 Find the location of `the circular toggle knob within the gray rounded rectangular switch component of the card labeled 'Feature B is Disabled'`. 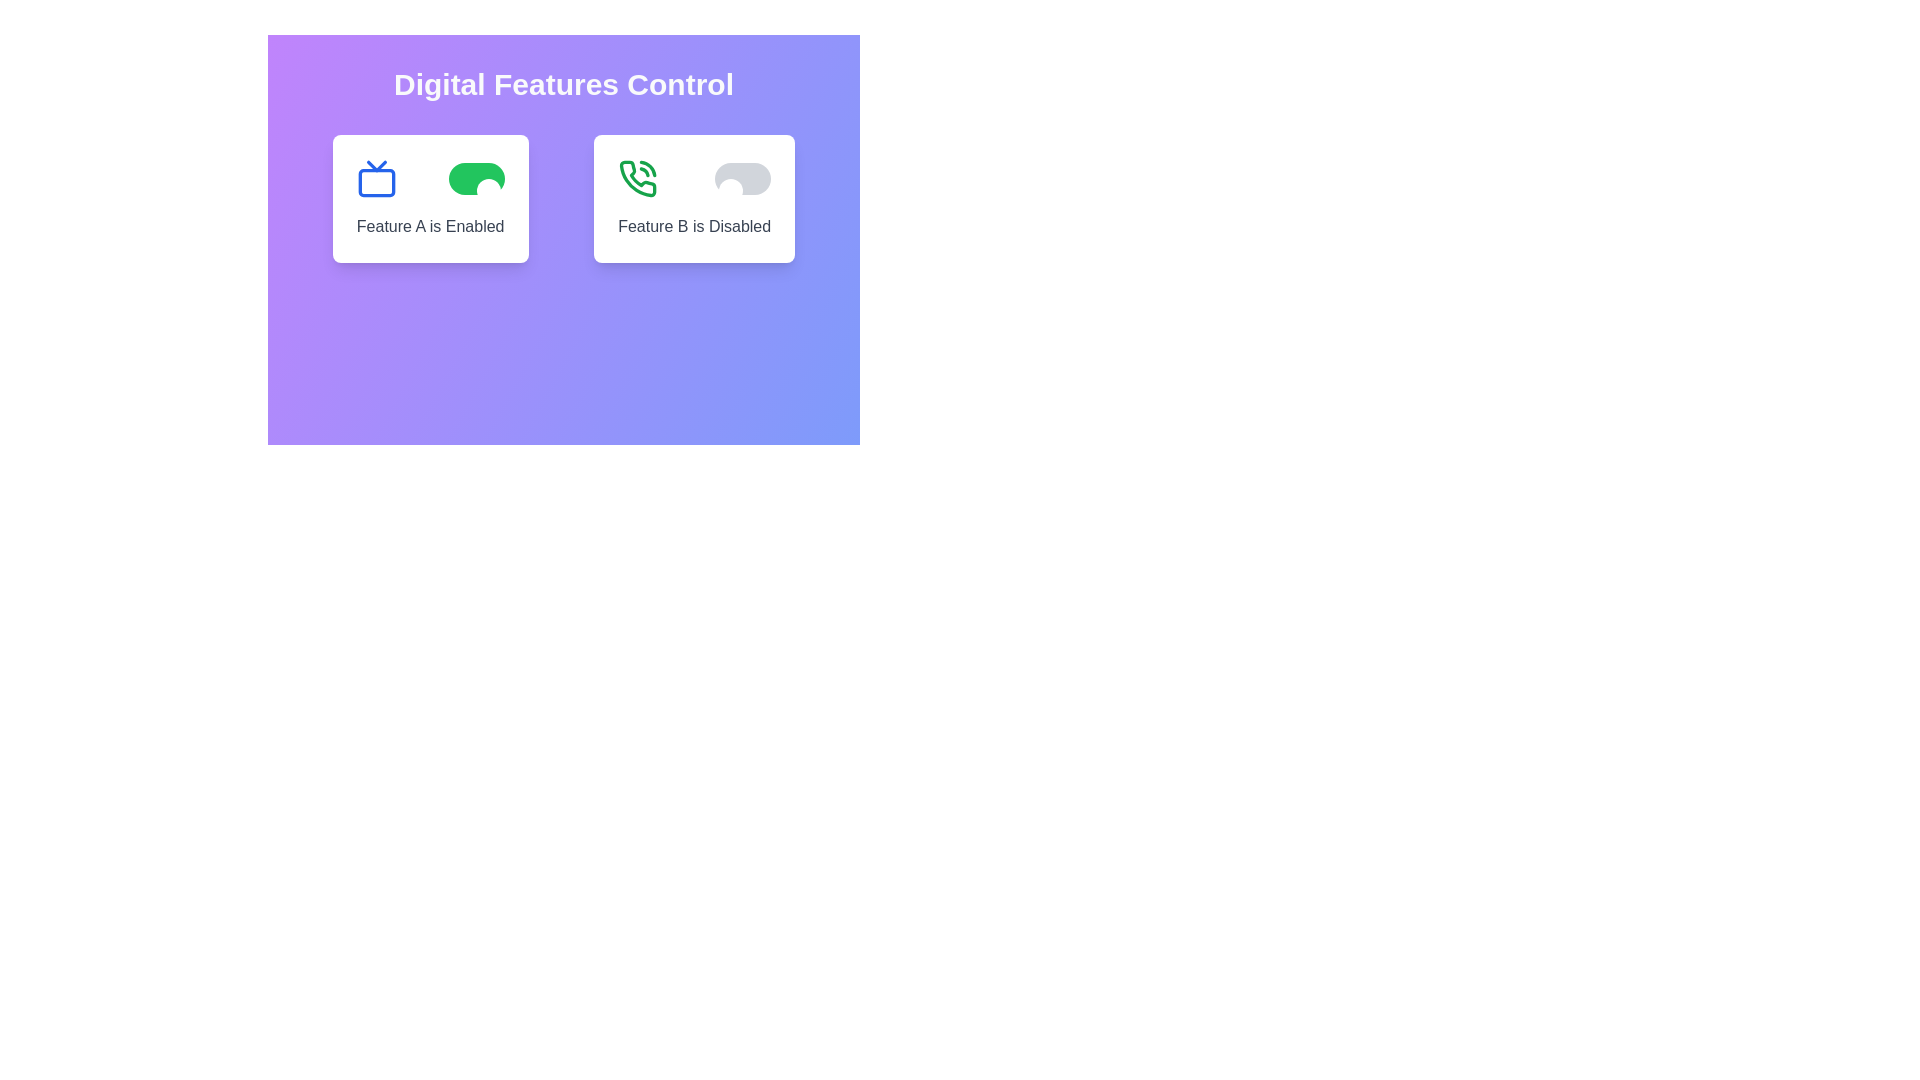

the circular toggle knob within the gray rounded rectangular switch component of the card labeled 'Feature B is Disabled' is located at coordinates (730, 191).